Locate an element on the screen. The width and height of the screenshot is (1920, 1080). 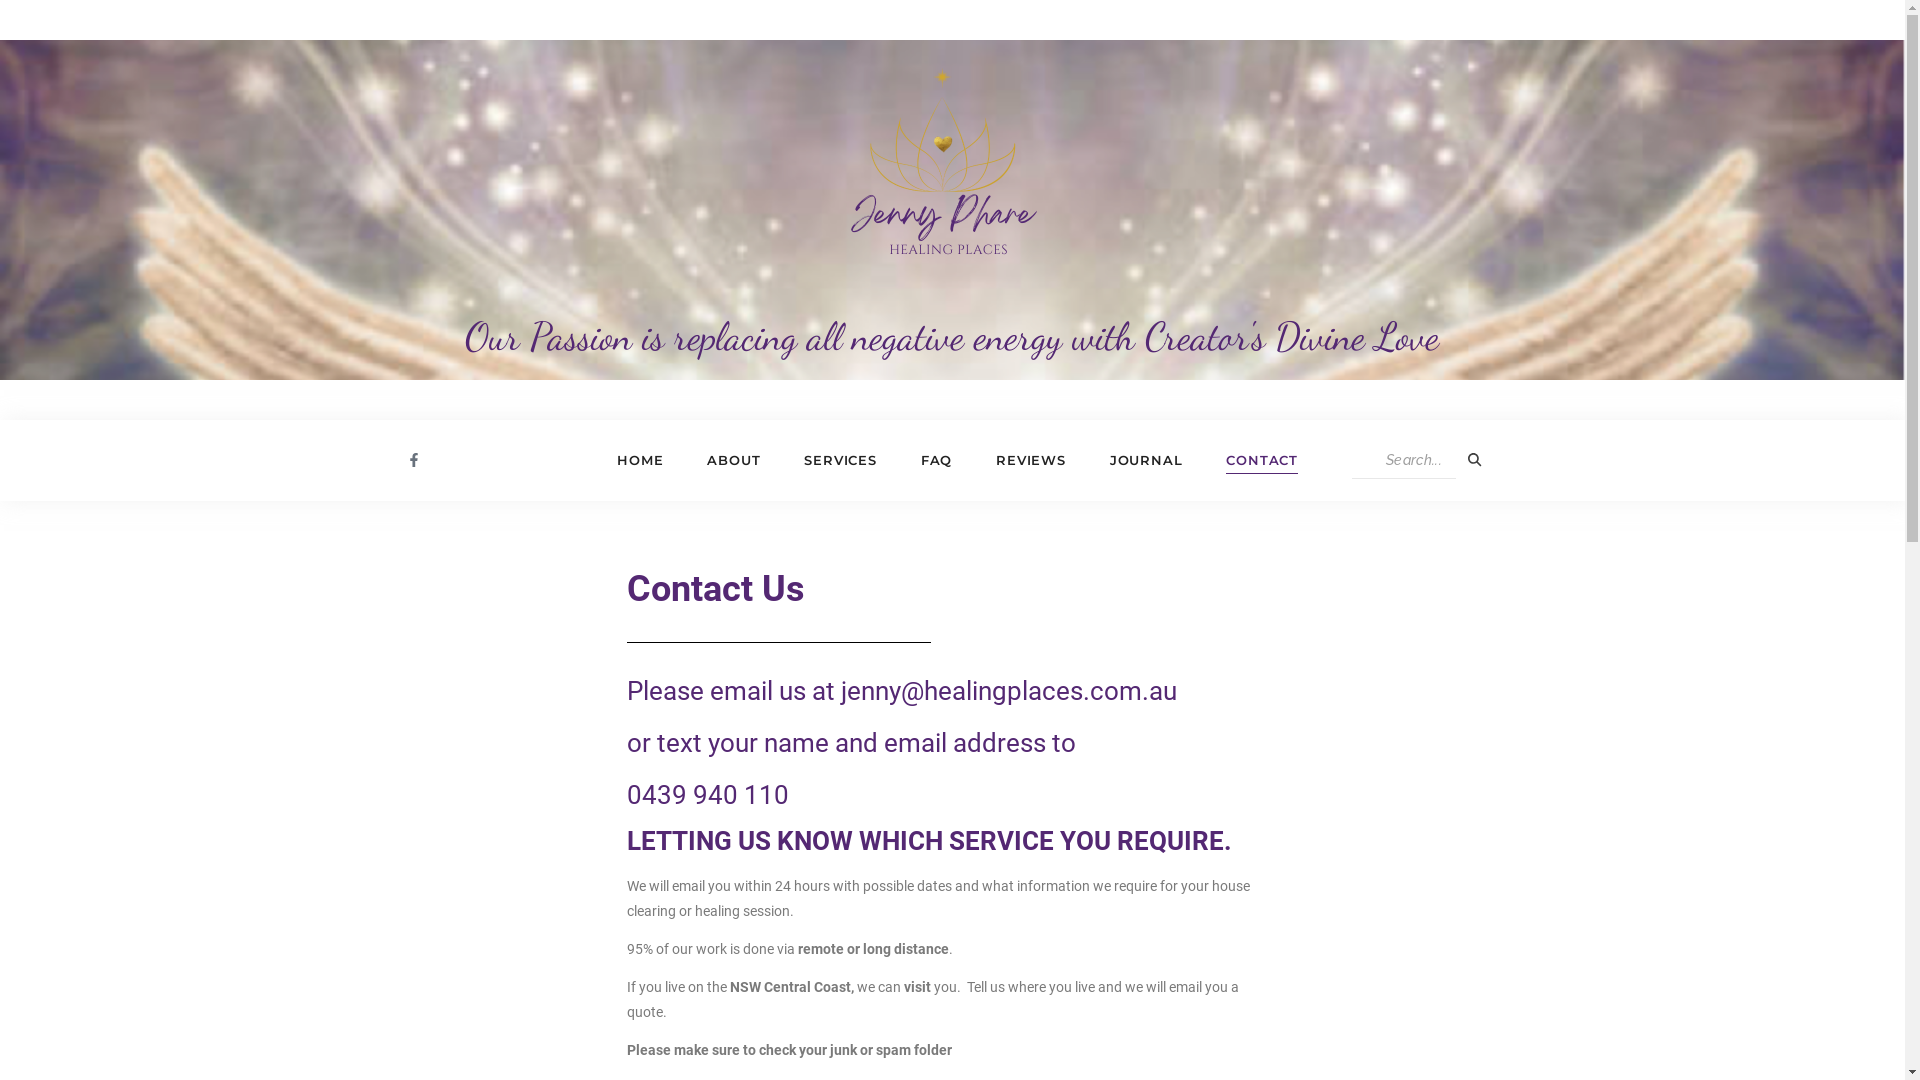
'CONTACT' is located at coordinates (1261, 460).